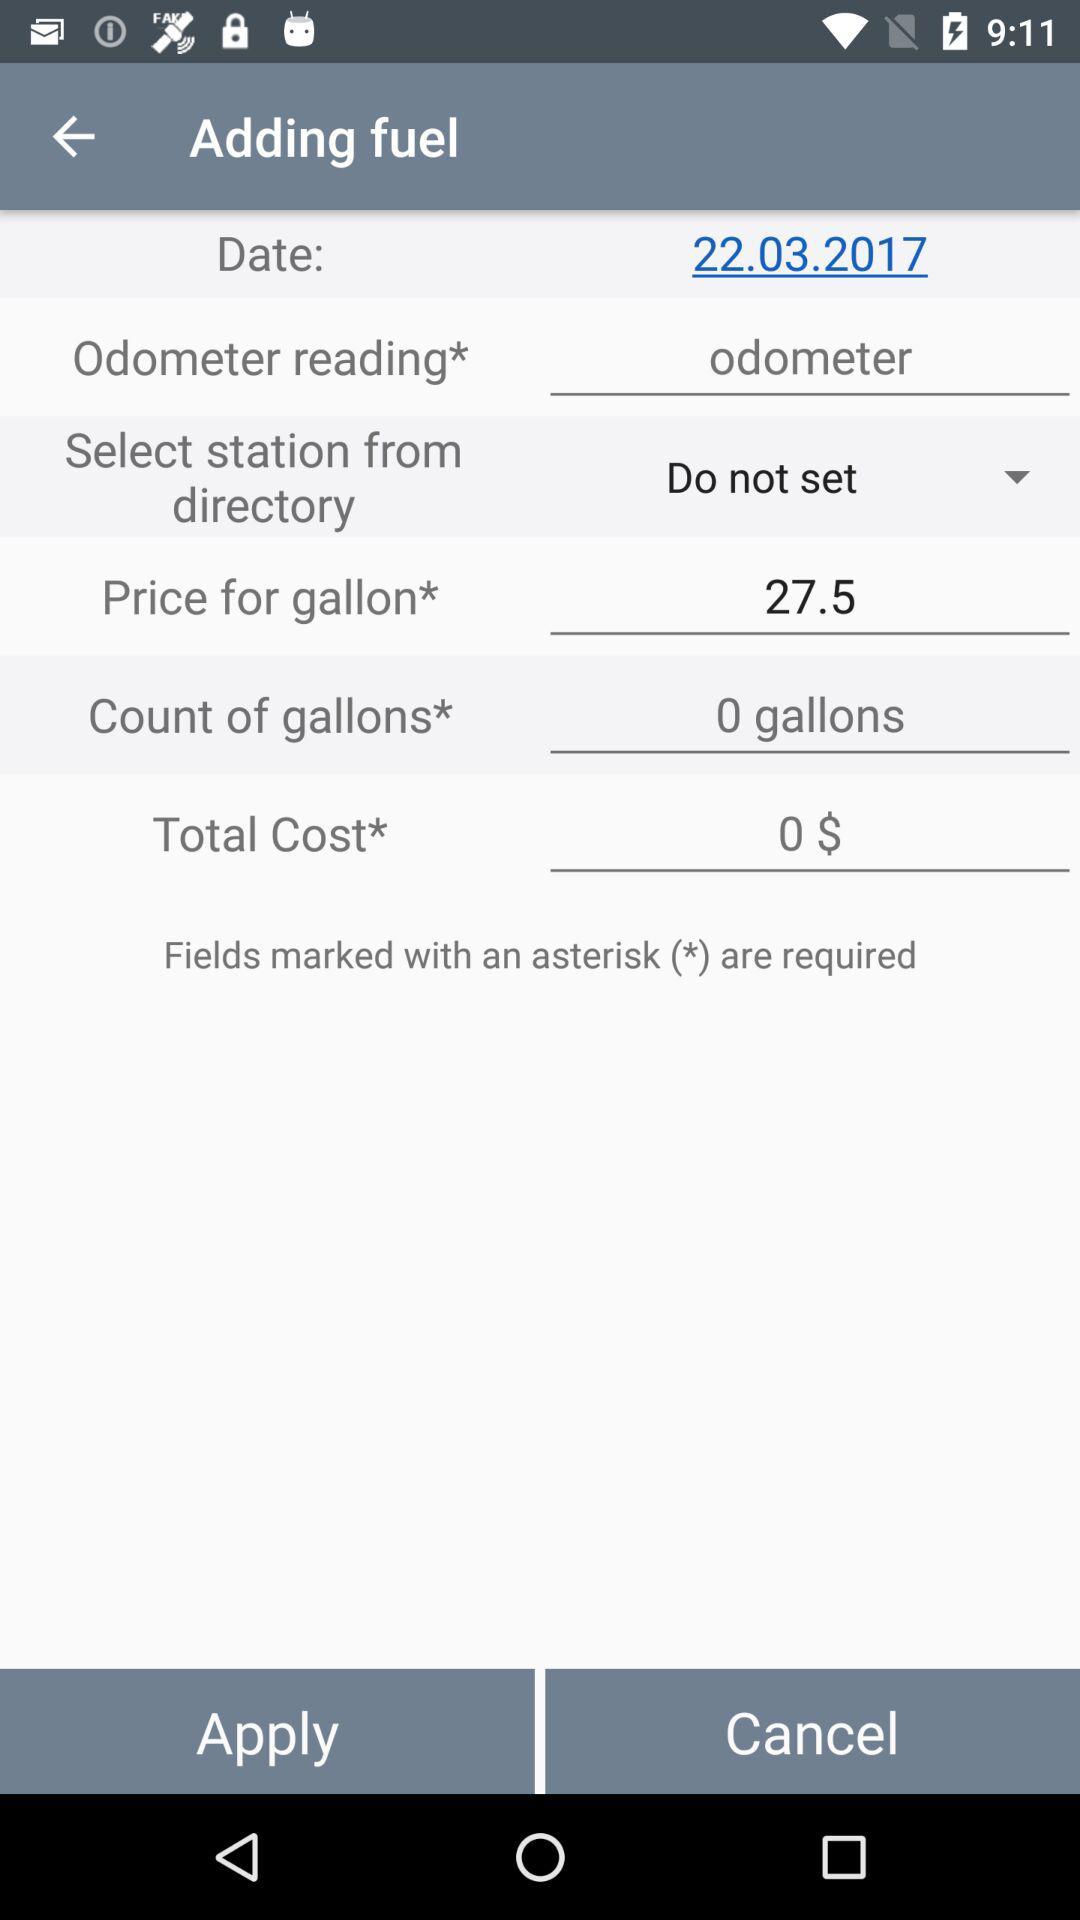  Describe the element at coordinates (810, 833) in the screenshot. I see `total cost type line` at that location.